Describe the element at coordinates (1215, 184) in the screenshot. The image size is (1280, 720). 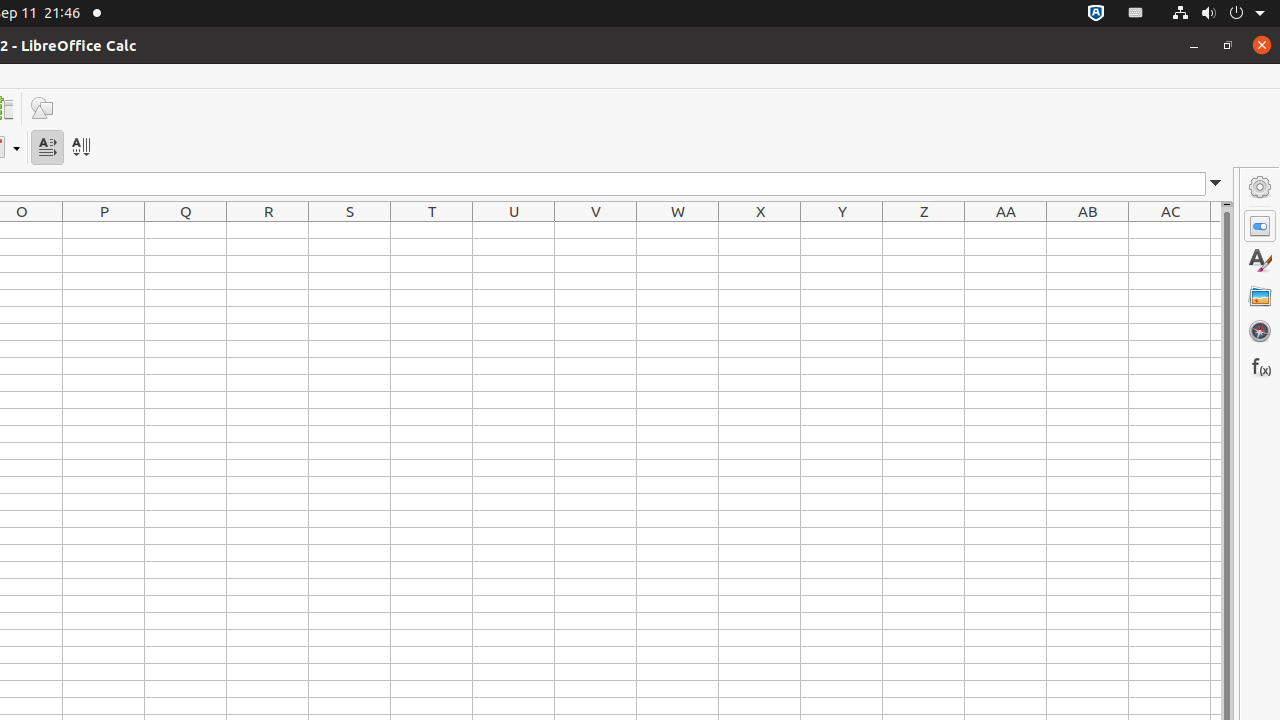
I see `'Expand Formula Bar'` at that location.